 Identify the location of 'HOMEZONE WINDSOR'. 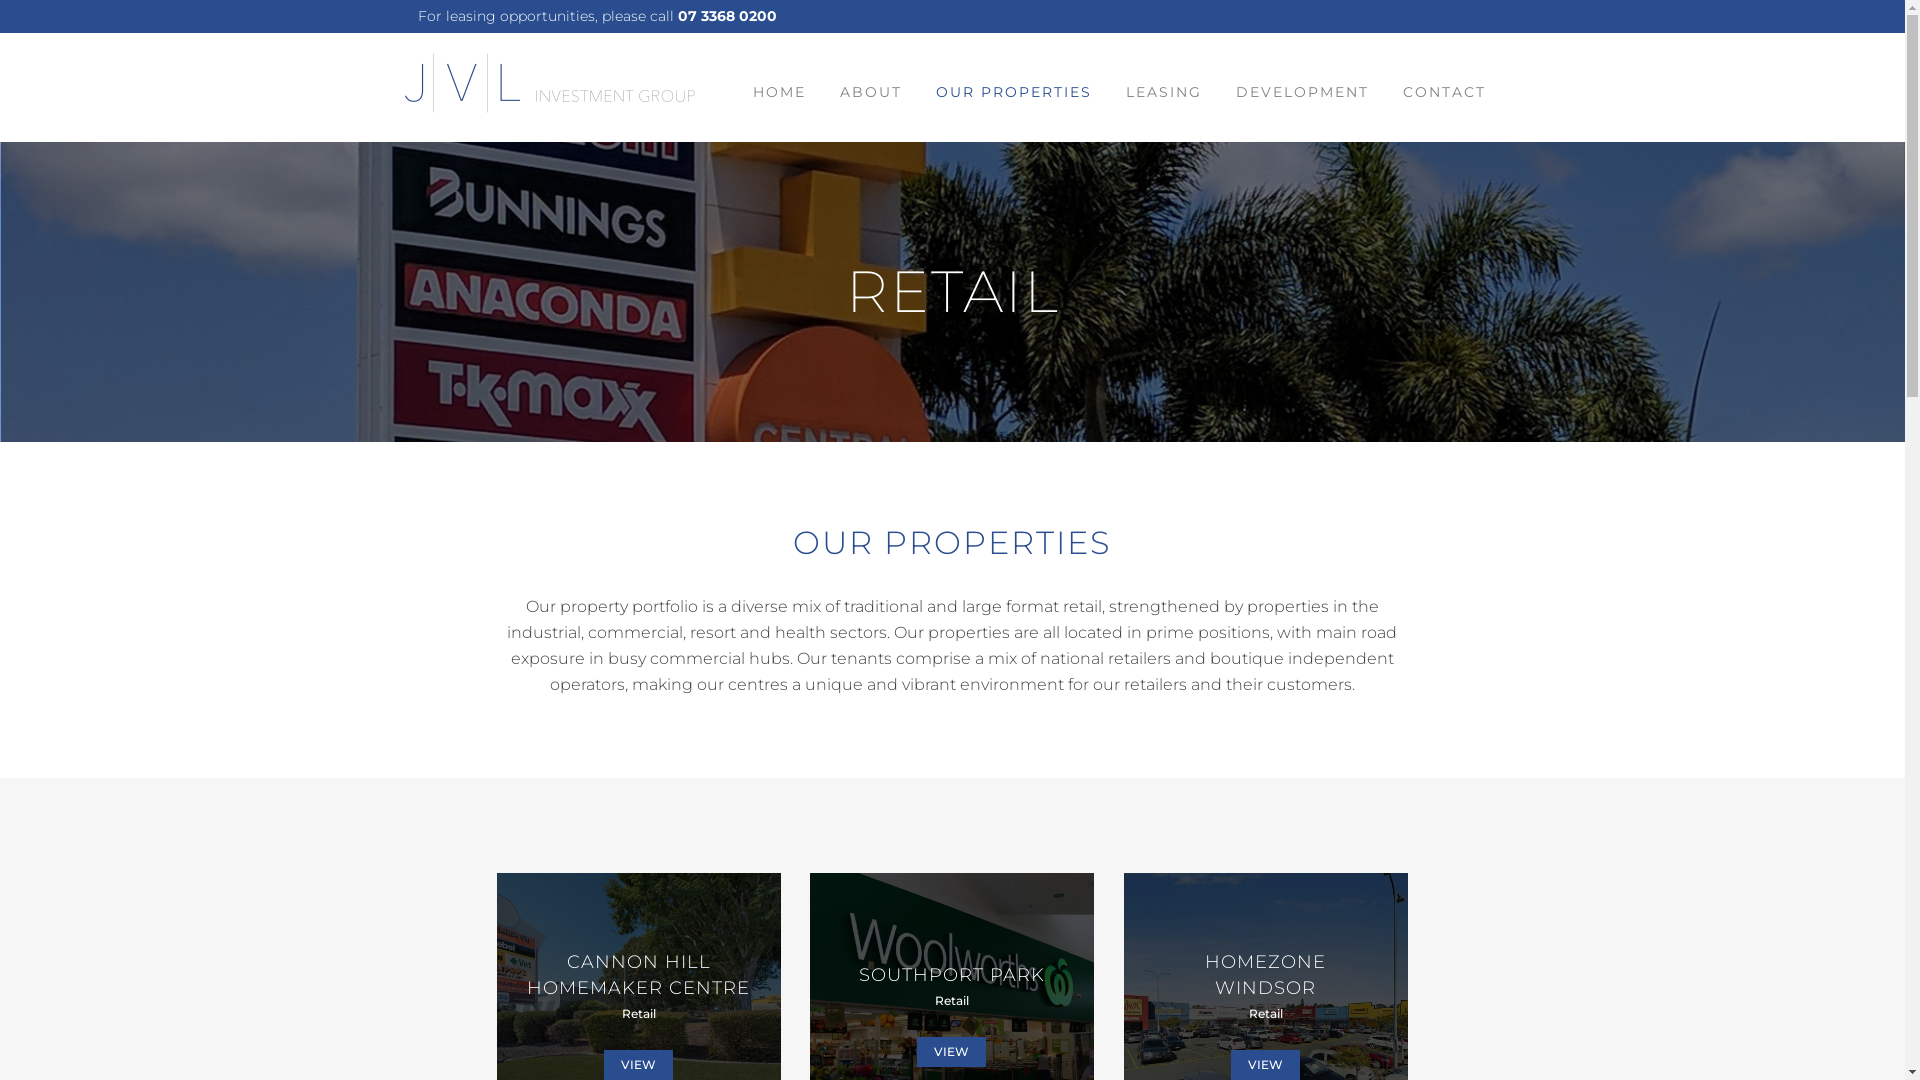
(1203, 974).